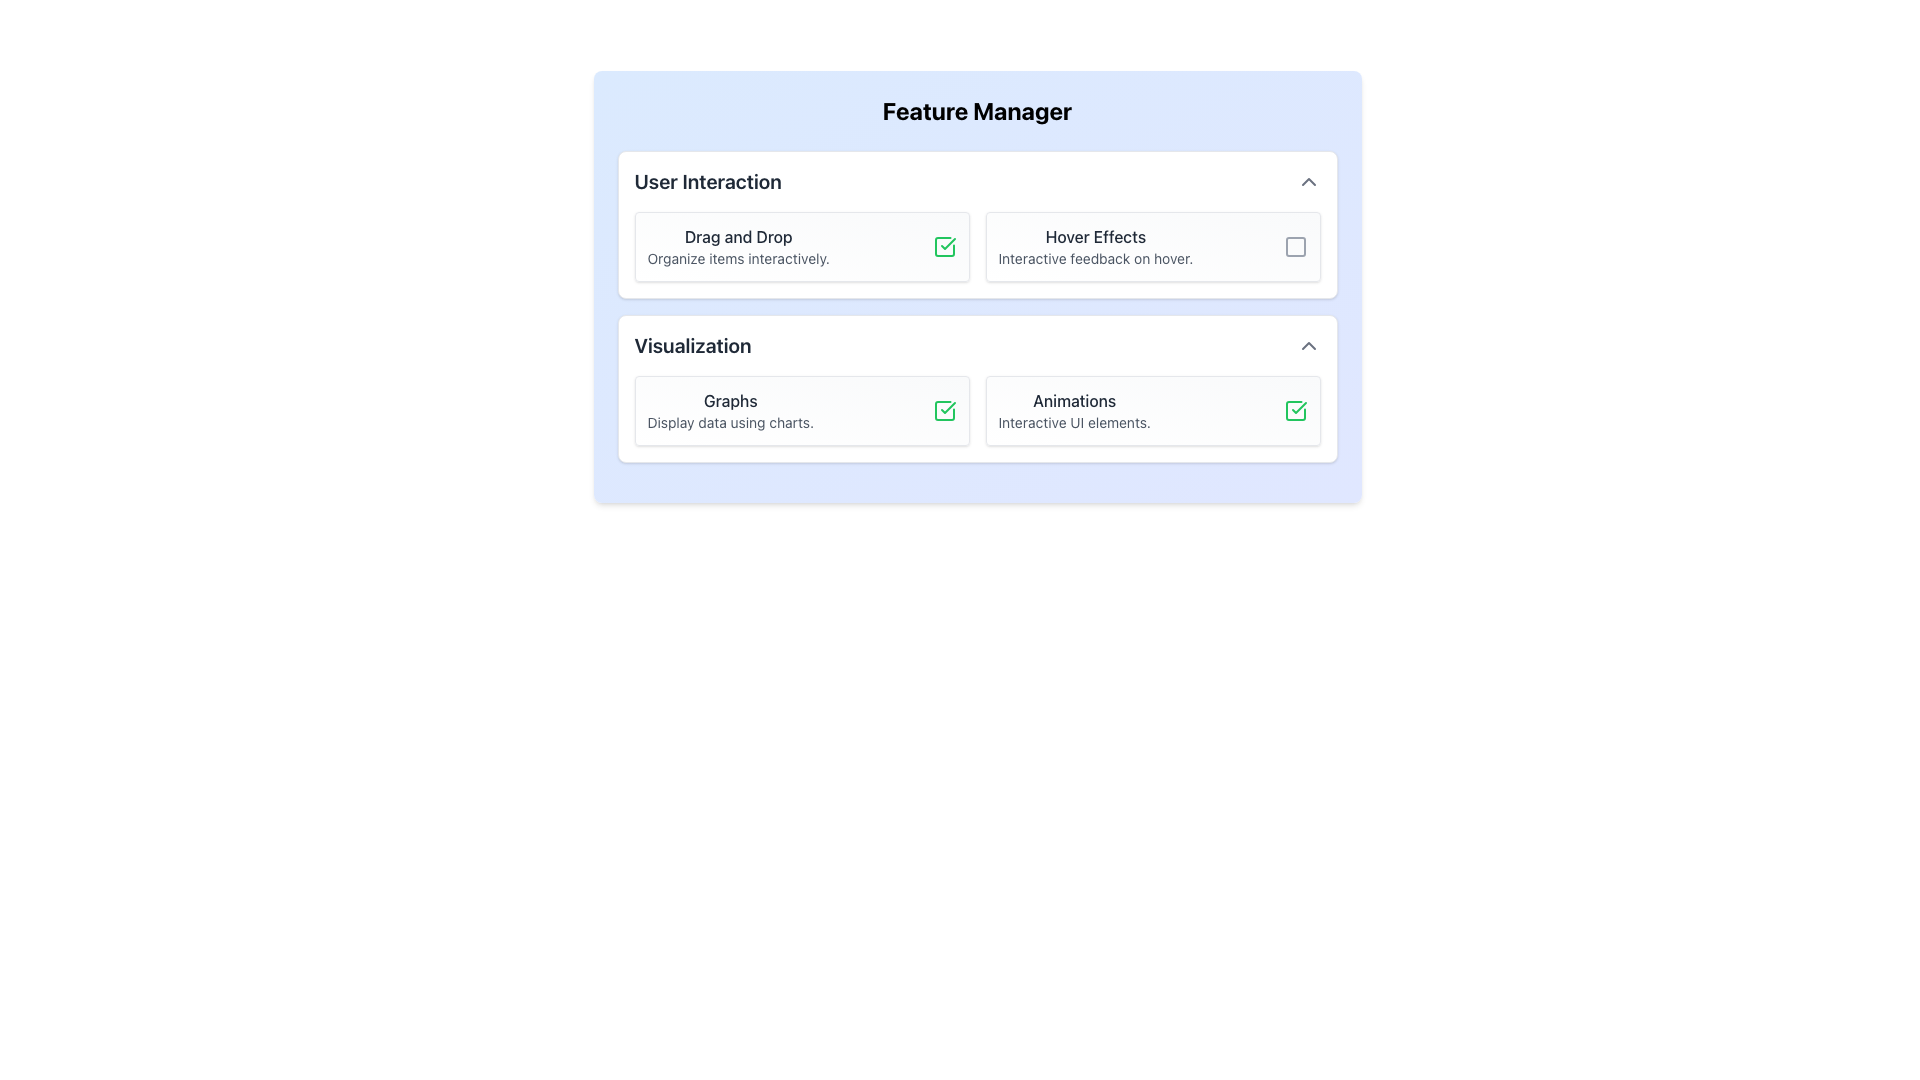  What do you see at coordinates (729, 422) in the screenshot?
I see `text label that says 'Display data using charts.' located under the 'Graphs' heading in the 'Visualization' section` at bounding box center [729, 422].